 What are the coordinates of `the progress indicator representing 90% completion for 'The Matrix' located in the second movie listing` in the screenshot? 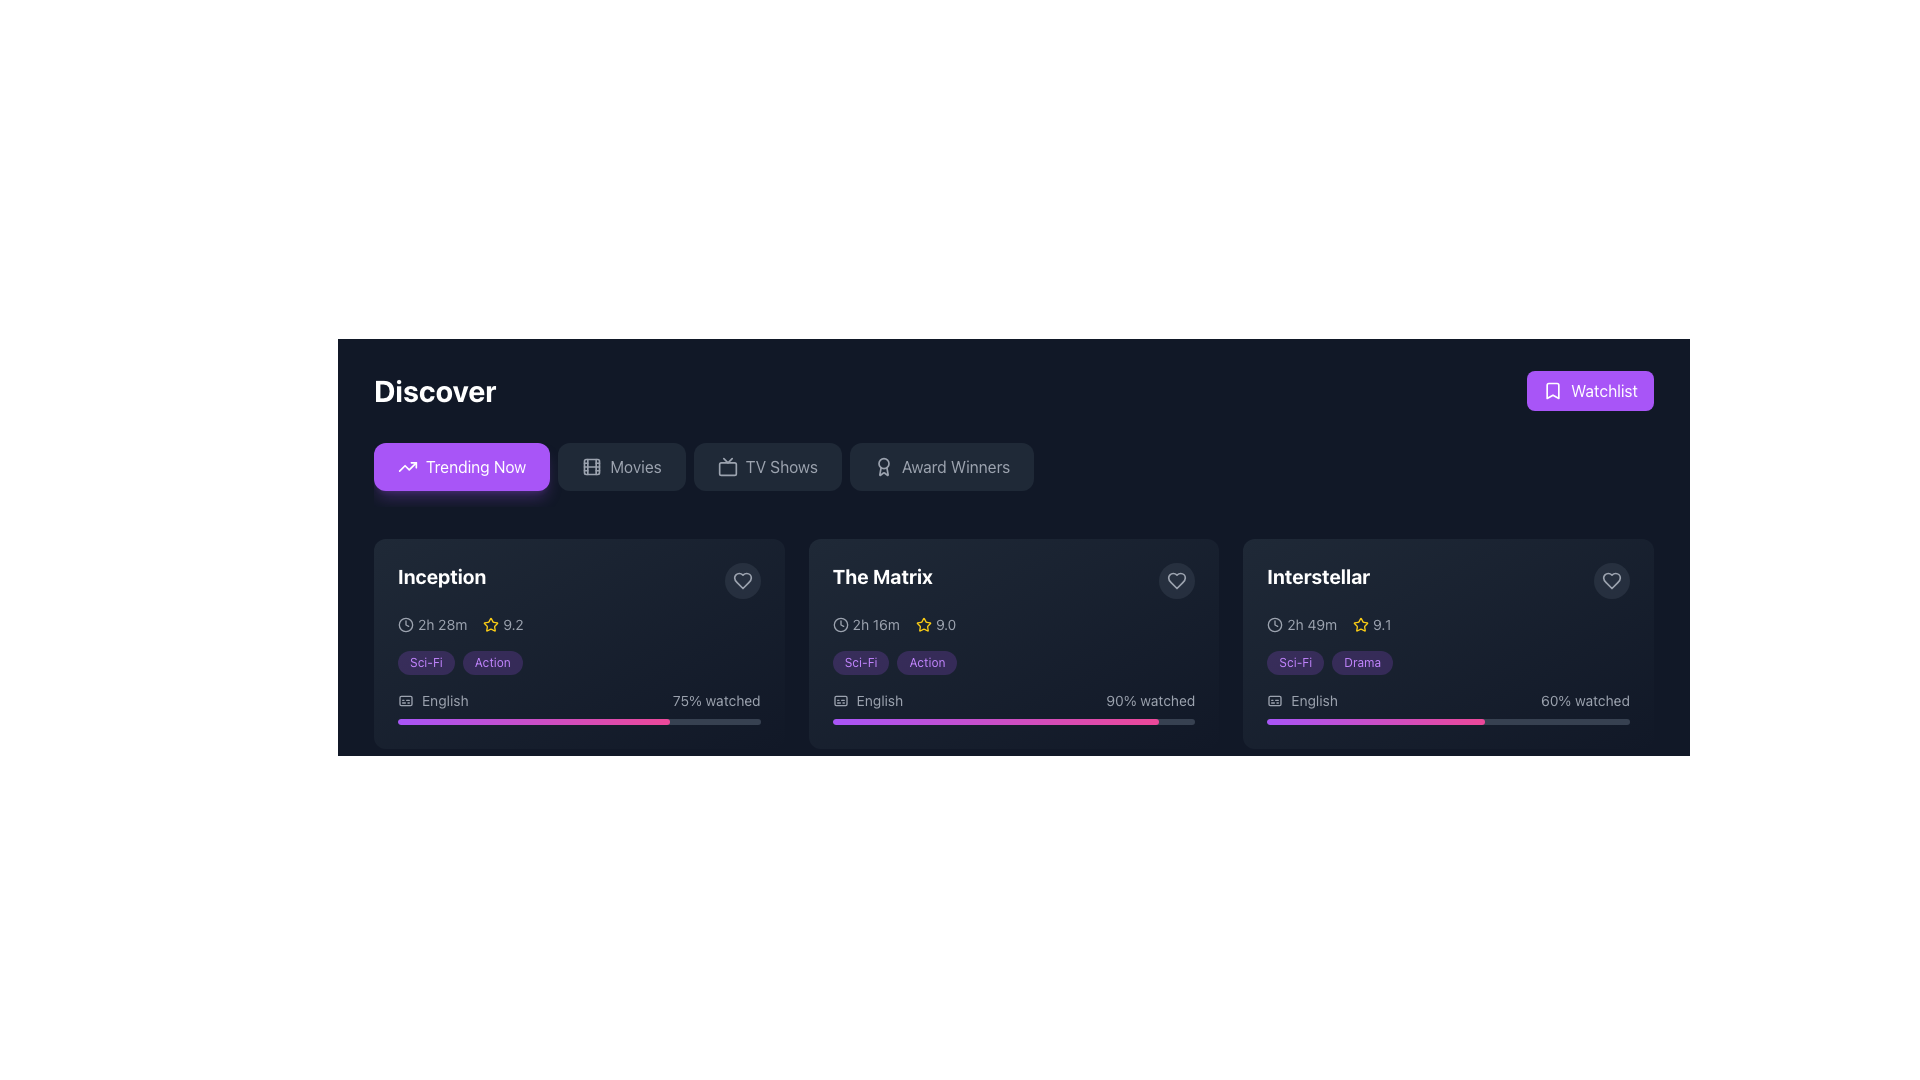 It's located at (995, 721).